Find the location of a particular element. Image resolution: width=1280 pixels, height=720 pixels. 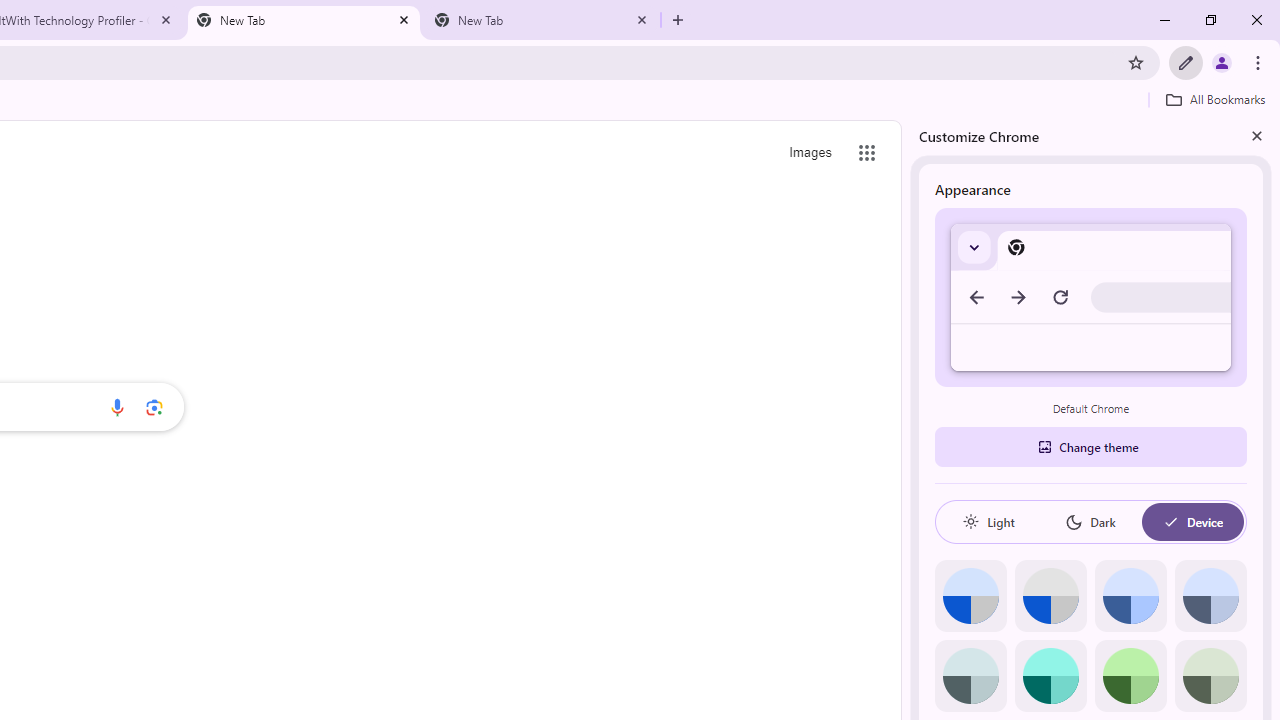

'Chrome' is located at coordinates (1259, 61).